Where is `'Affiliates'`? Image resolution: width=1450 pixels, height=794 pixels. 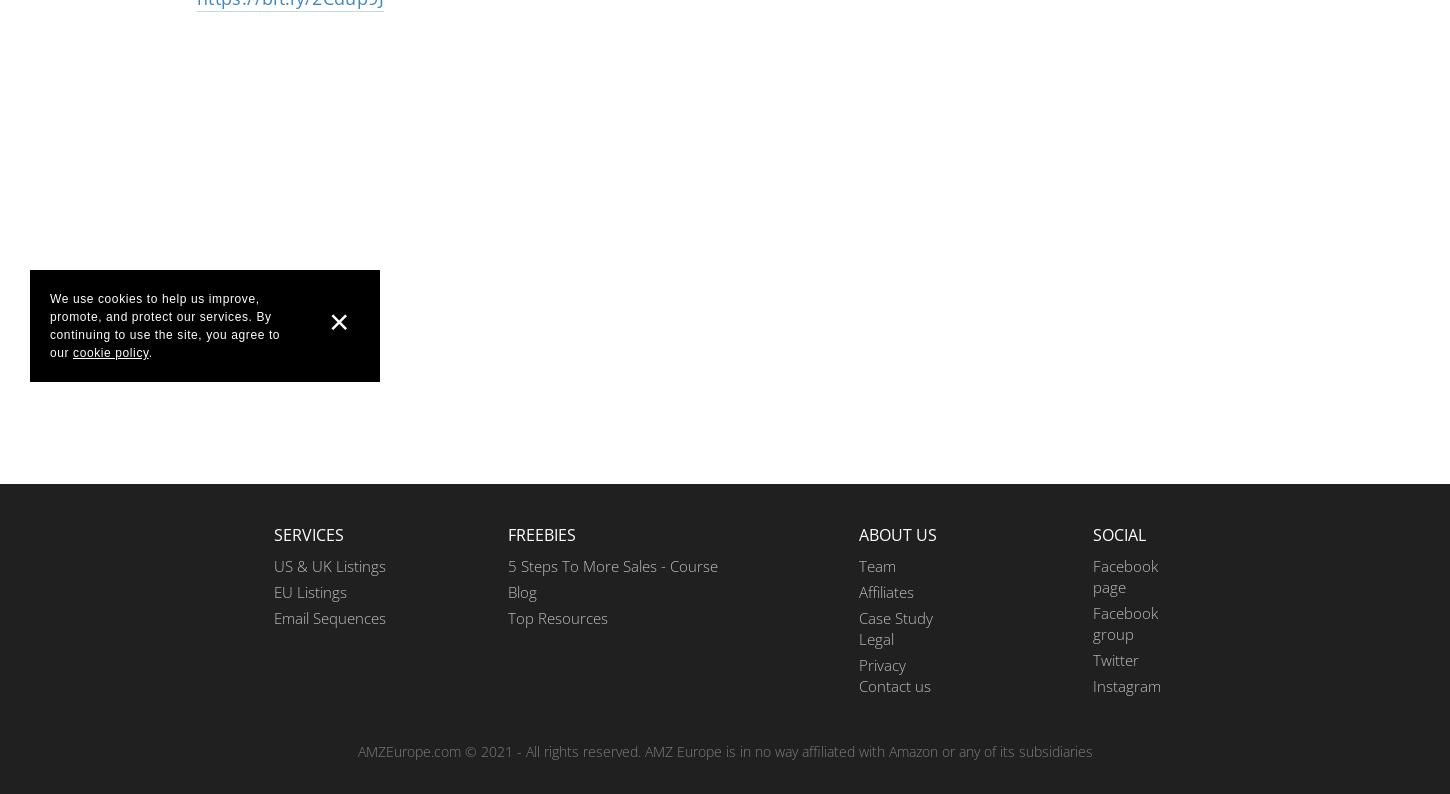
'Affiliates' is located at coordinates (885, 591).